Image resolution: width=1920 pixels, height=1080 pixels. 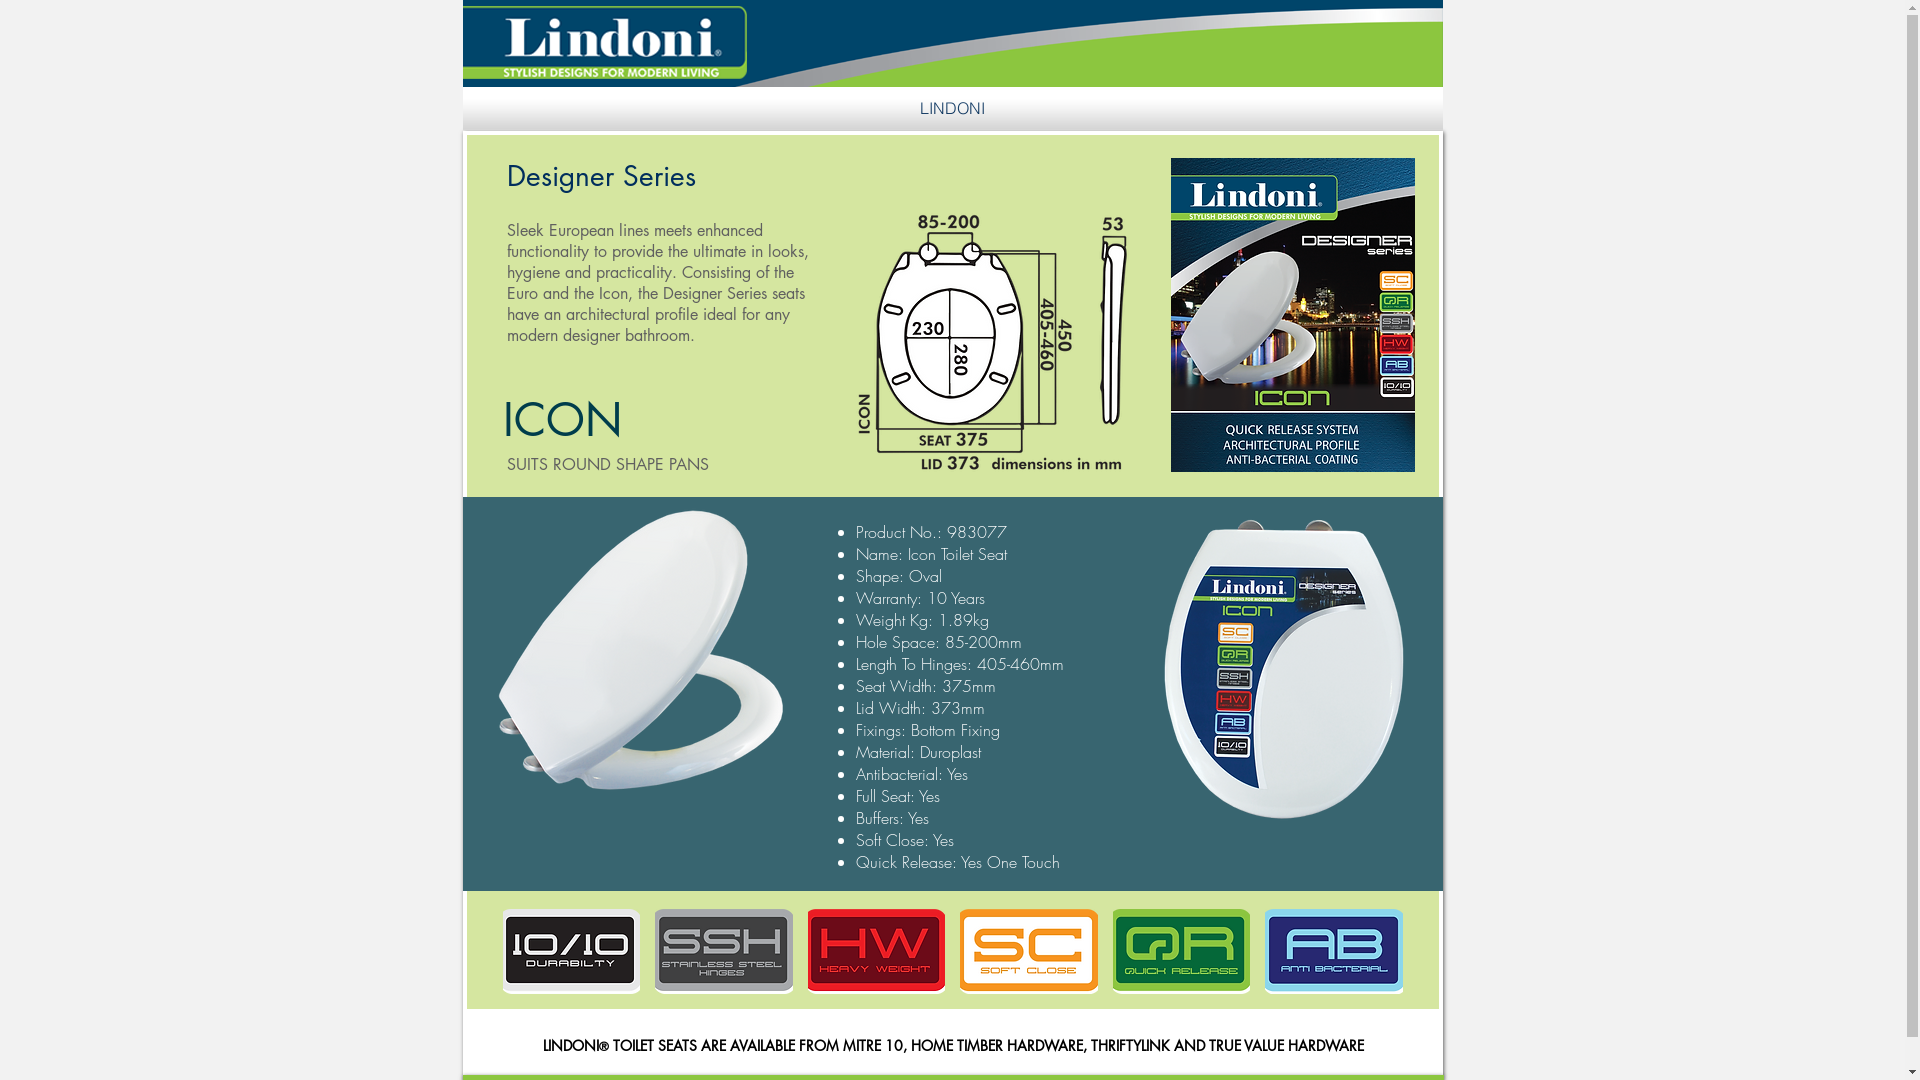 What do you see at coordinates (950, 108) in the screenshot?
I see `'LINDONI'` at bounding box center [950, 108].